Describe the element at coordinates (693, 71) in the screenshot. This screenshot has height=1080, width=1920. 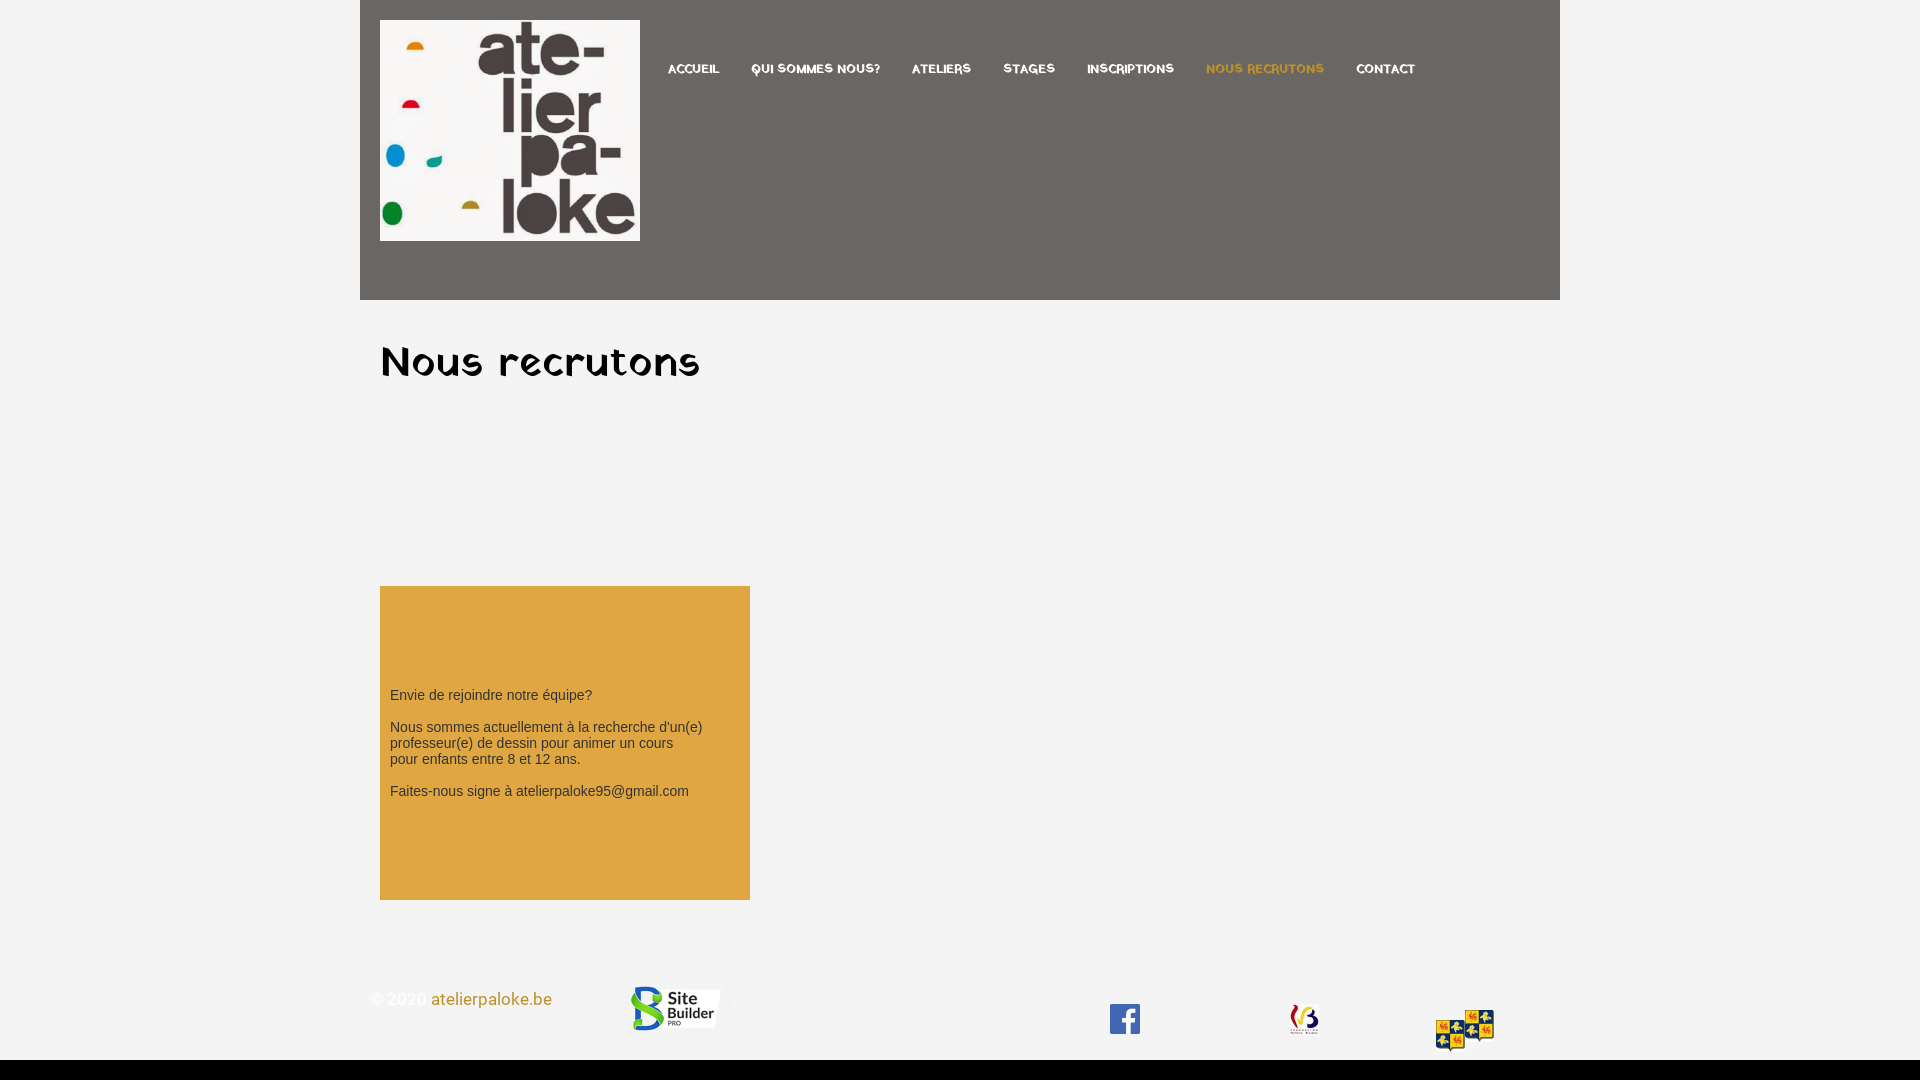
I see `'ACCUEIL'` at that location.